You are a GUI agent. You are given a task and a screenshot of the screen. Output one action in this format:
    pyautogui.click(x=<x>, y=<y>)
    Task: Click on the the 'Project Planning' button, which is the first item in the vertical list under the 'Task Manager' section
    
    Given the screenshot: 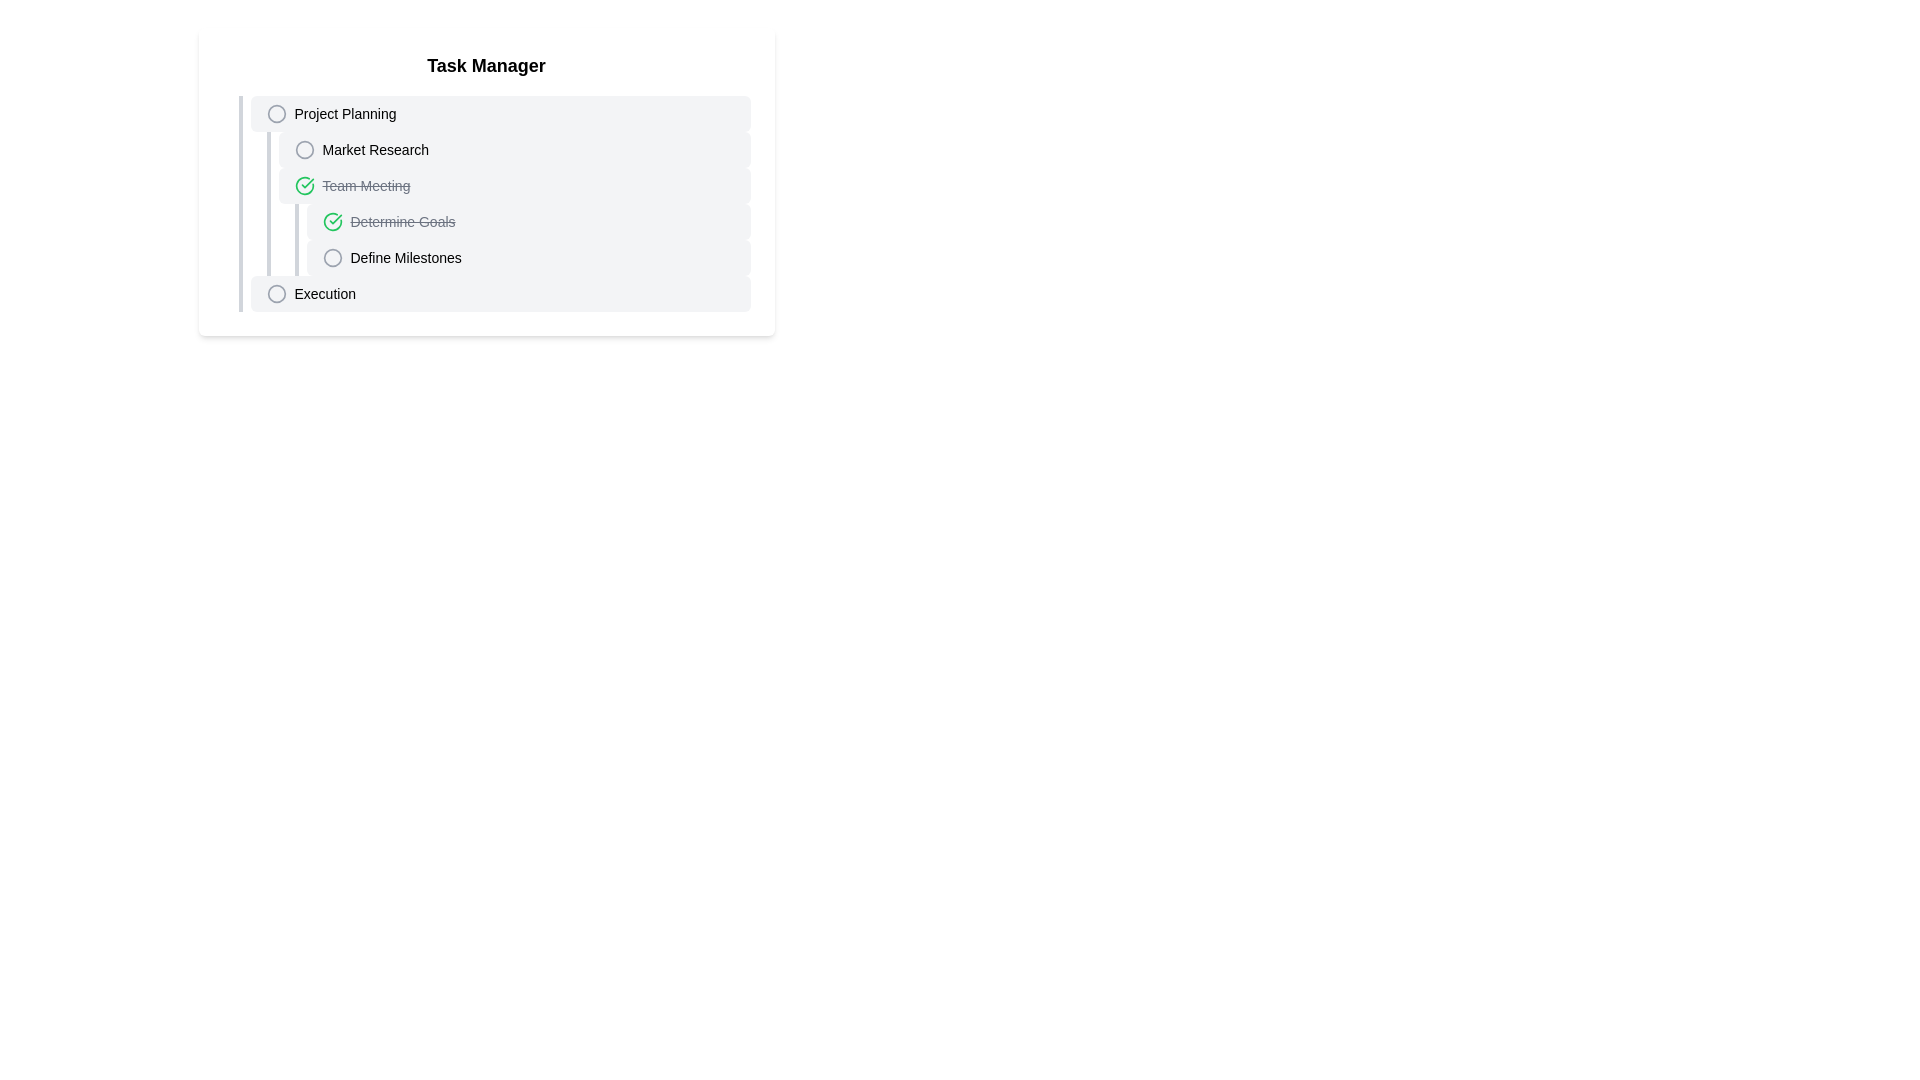 What is the action you would take?
    pyautogui.click(x=500, y=114)
    